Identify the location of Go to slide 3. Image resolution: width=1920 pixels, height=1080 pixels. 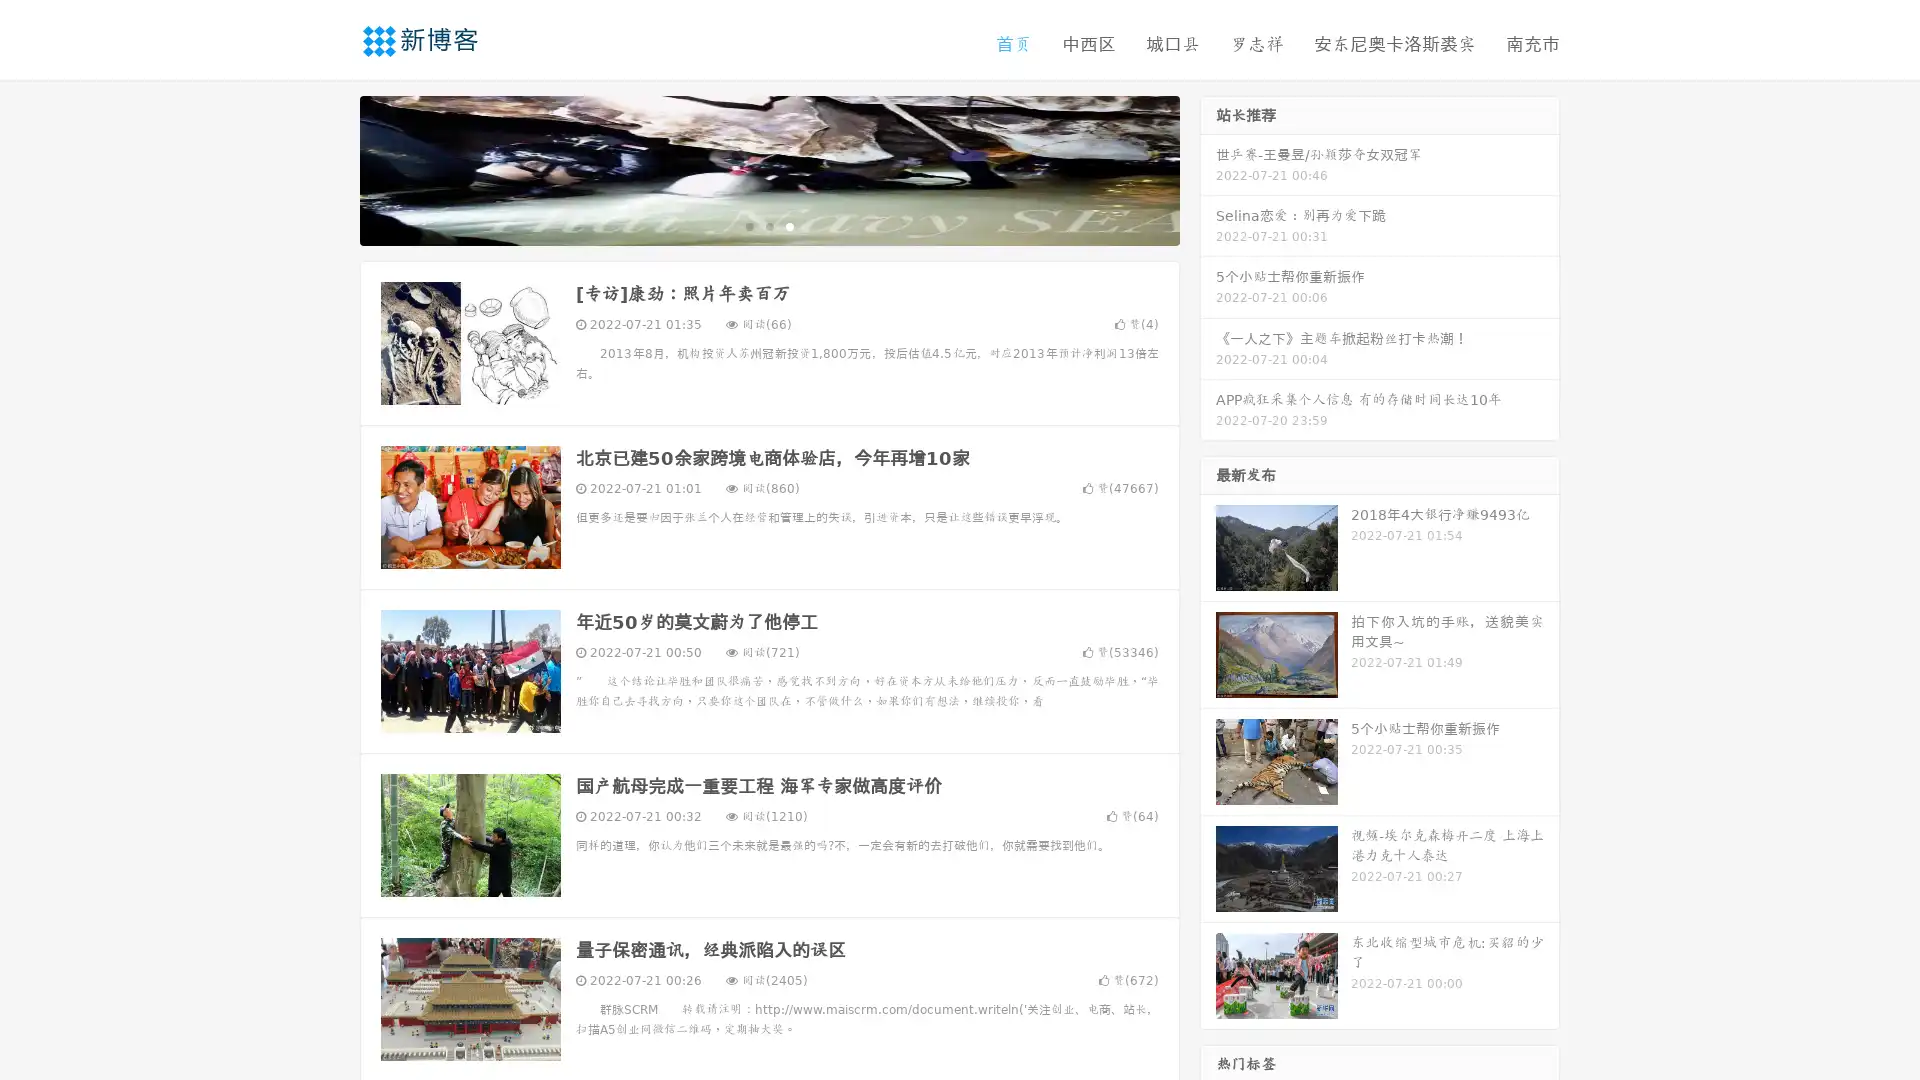
(789, 225).